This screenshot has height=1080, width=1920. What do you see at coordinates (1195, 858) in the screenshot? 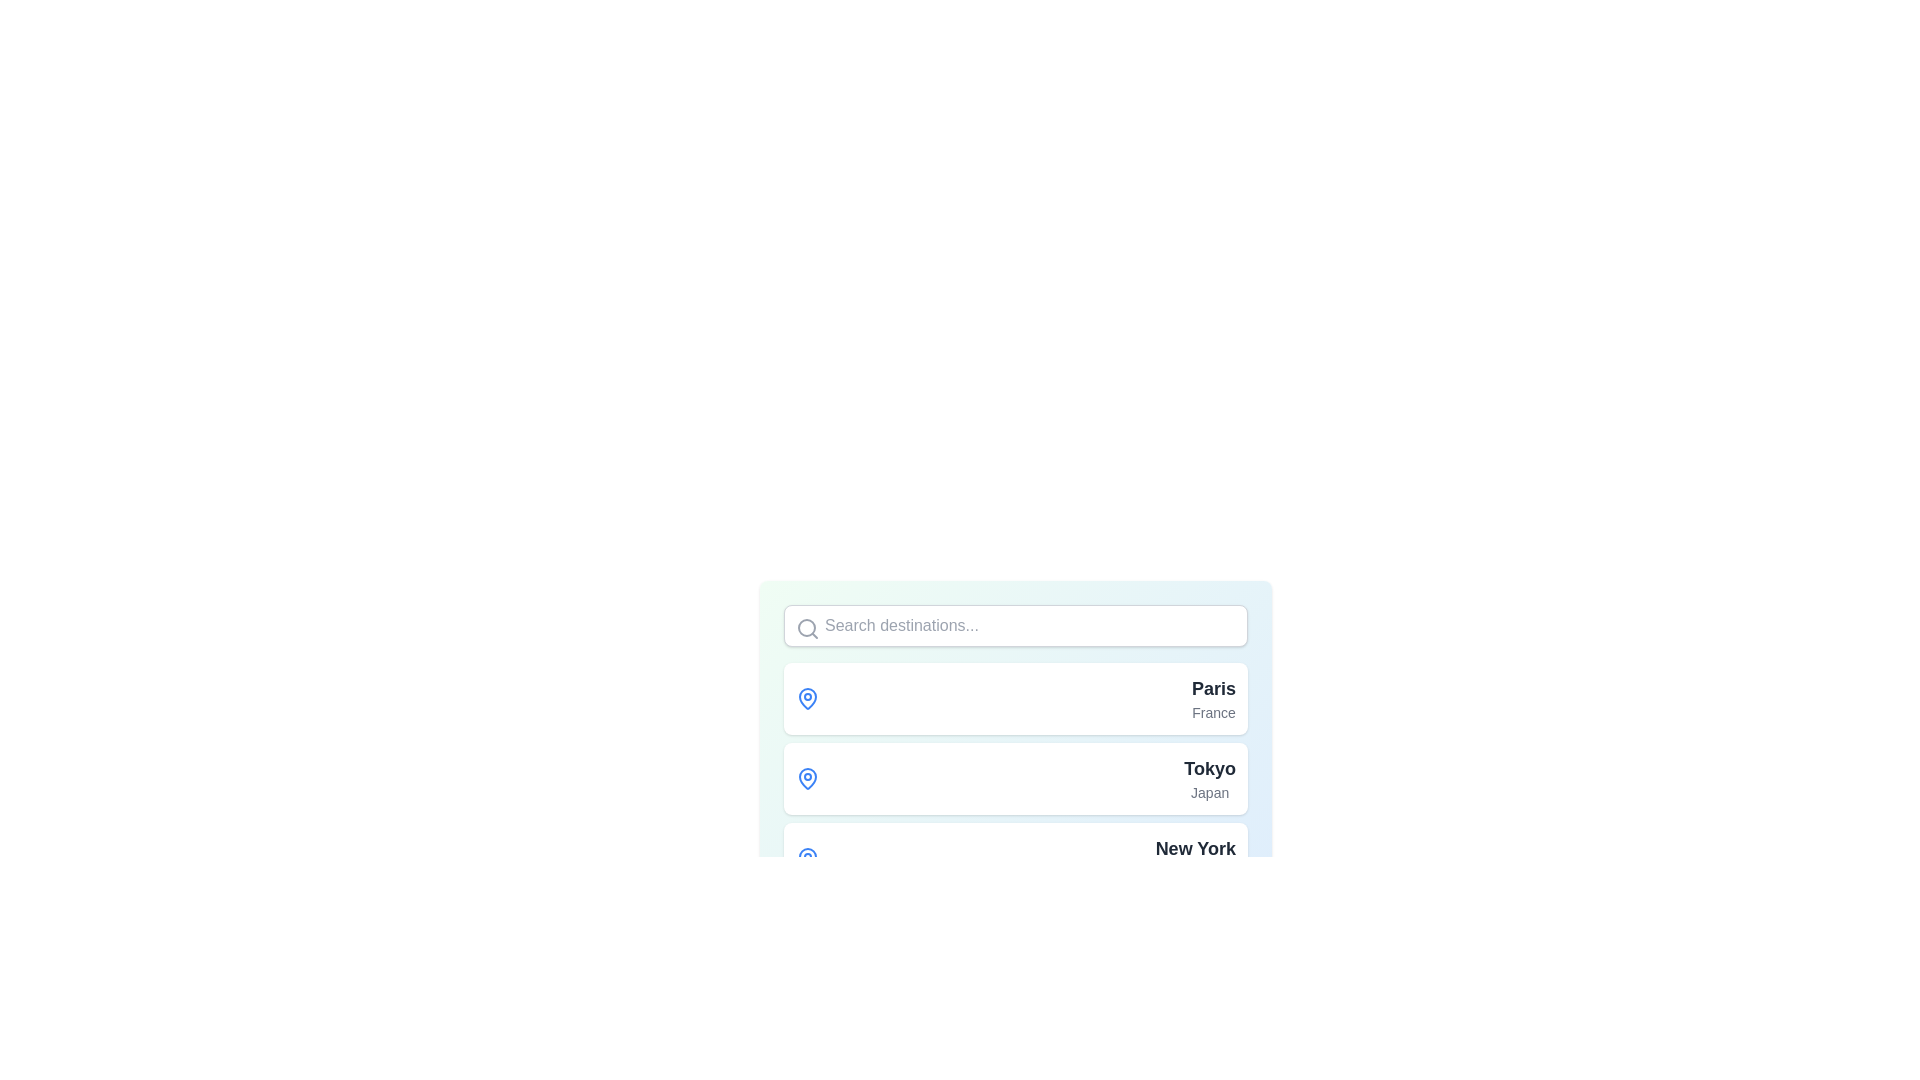
I see `the text label displaying 'New York' with 'USA' below it in the bottom-most box of the vertical list` at bounding box center [1195, 858].